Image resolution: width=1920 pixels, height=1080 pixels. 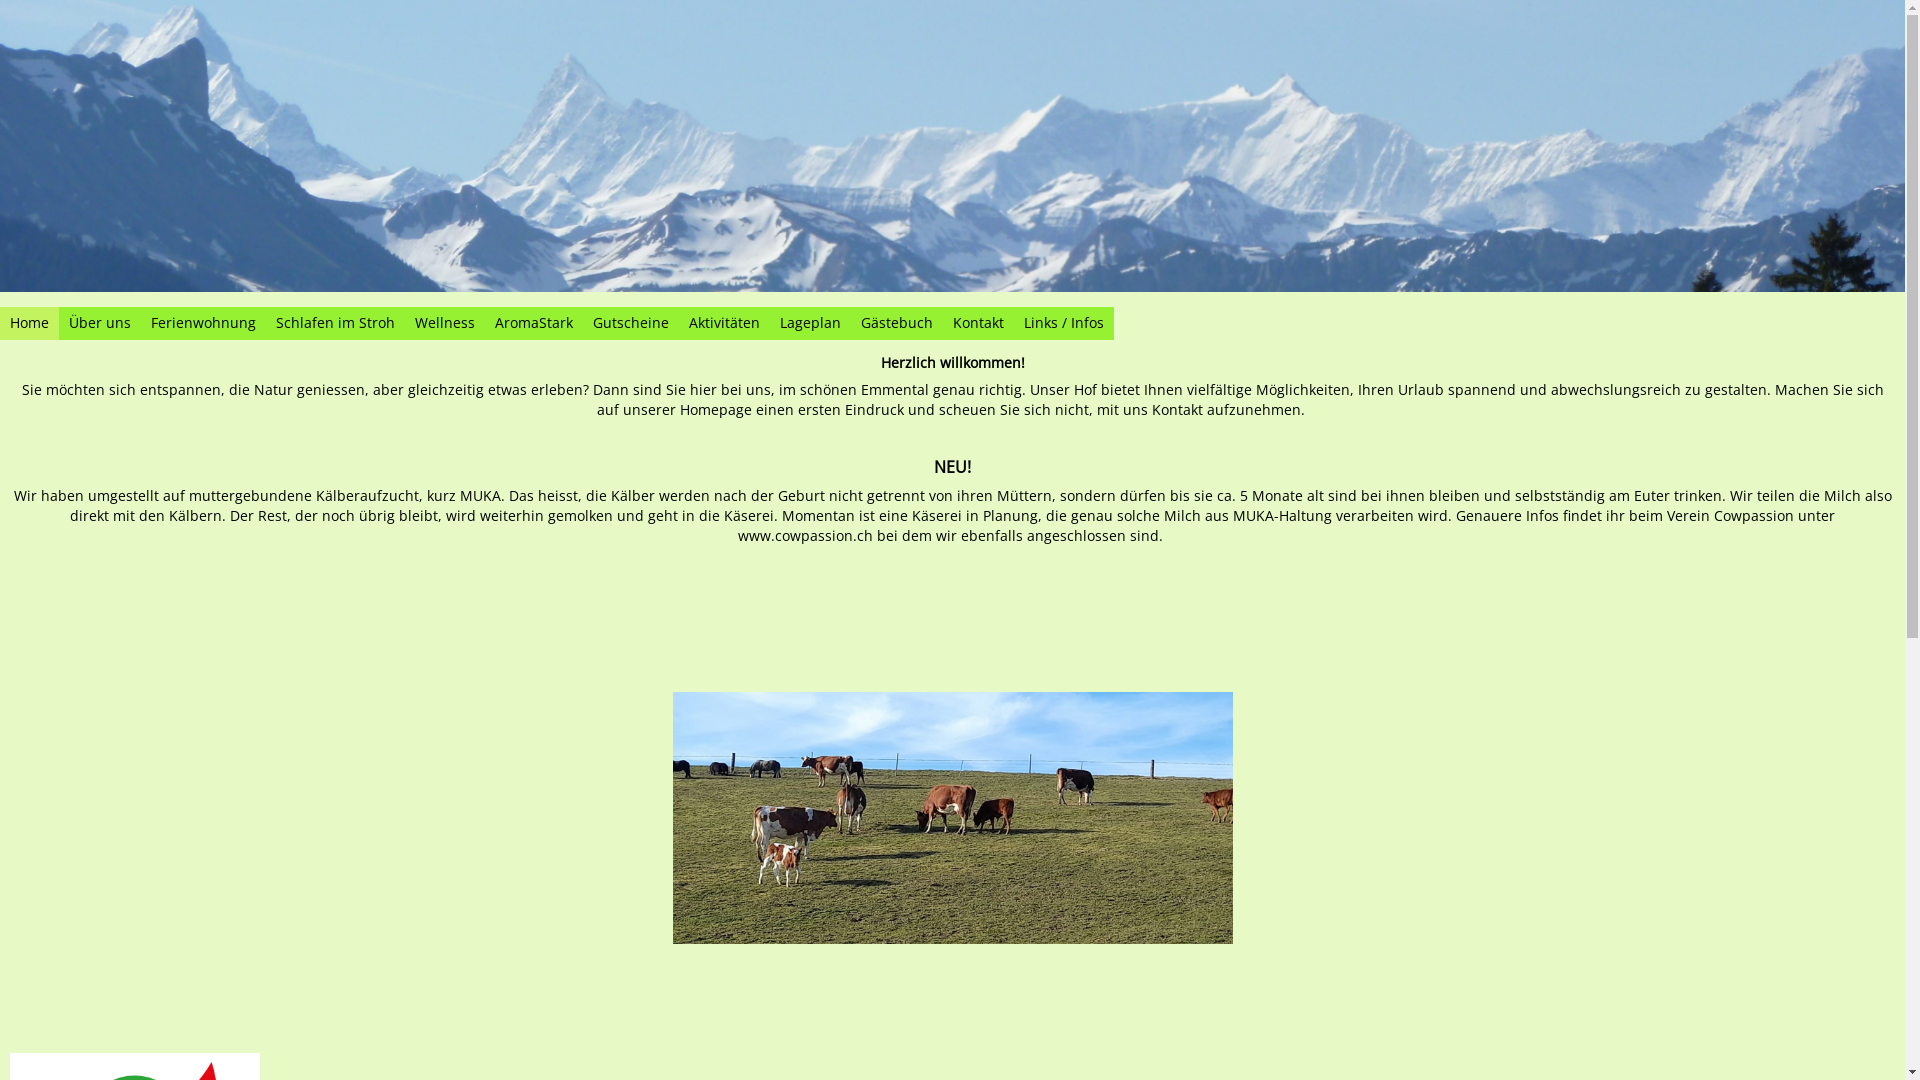 I want to click on 'Schlafen im Stroh', so click(x=264, y=322).